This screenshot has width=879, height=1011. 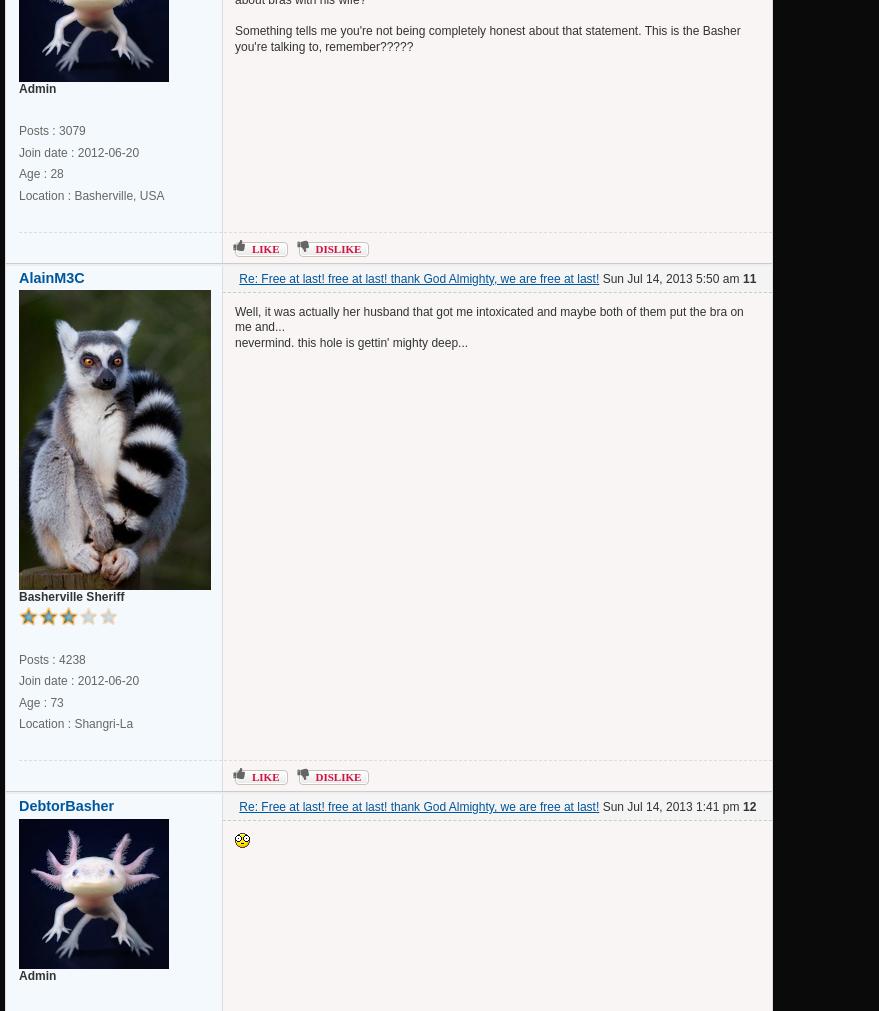 I want to click on 'nevermind. this hole is gettin' mighty deep...', so click(x=350, y=341).